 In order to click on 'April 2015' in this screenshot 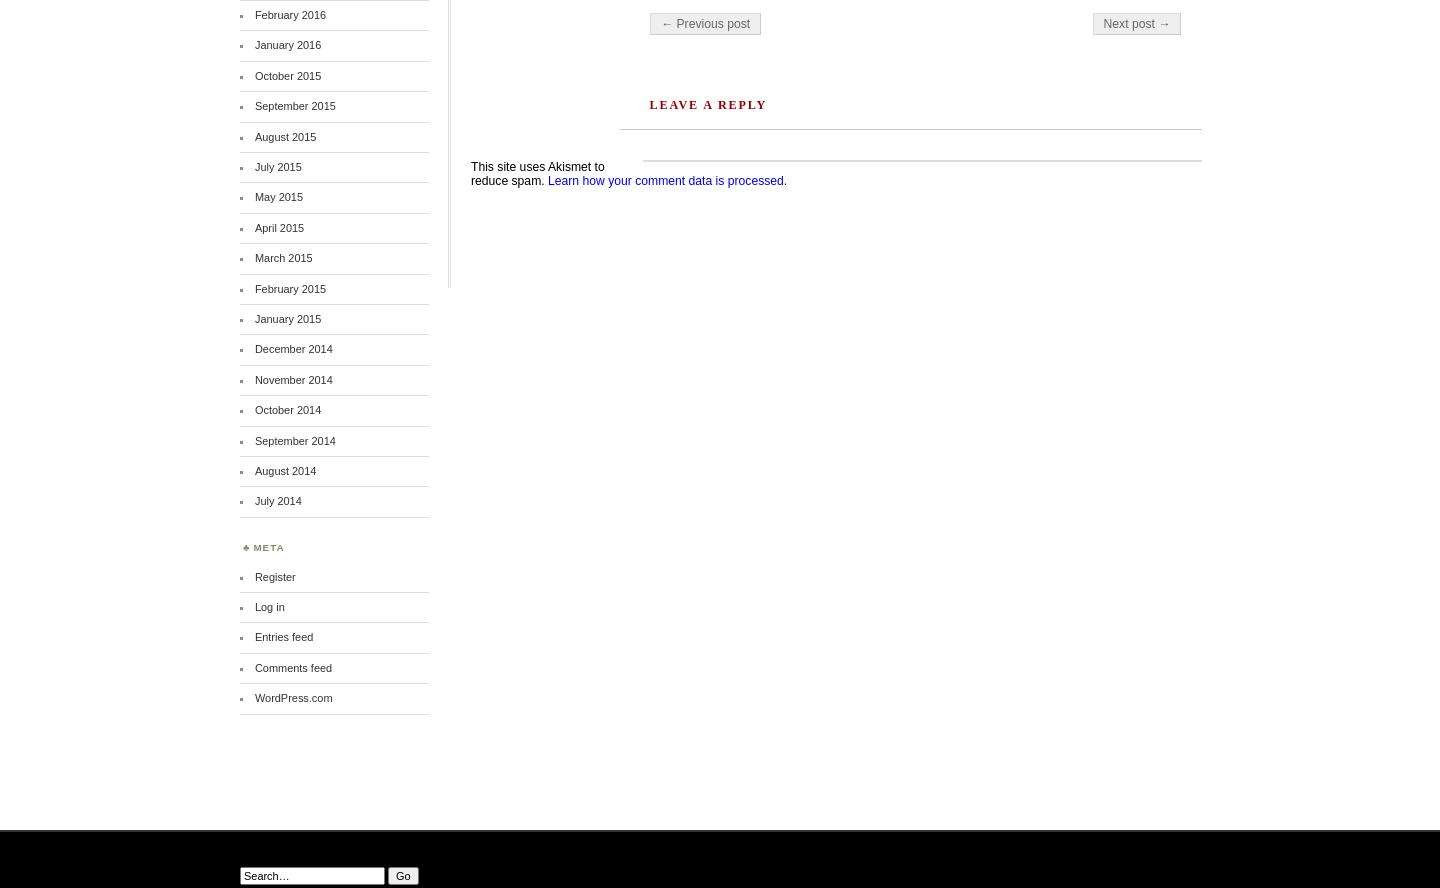, I will do `click(278, 226)`.